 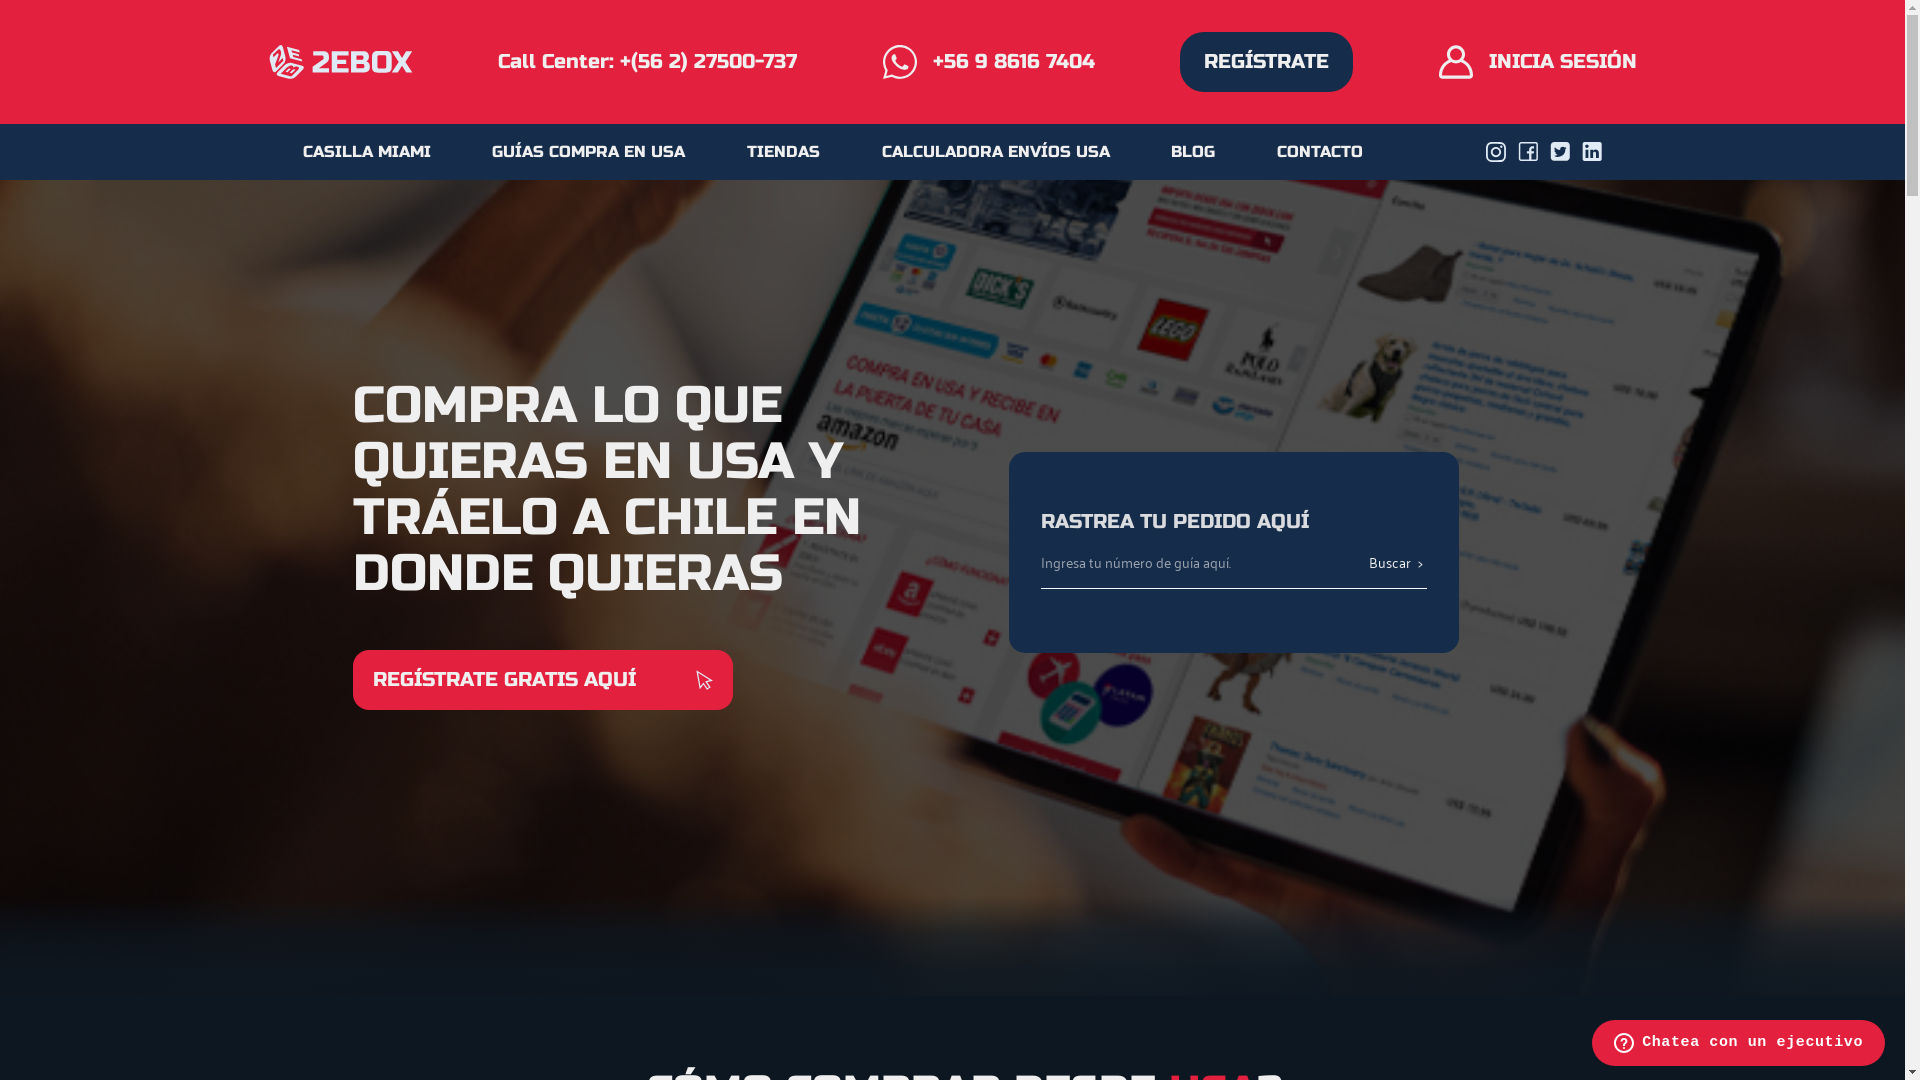 What do you see at coordinates (1193, 150) in the screenshot?
I see `'BLOG'` at bounding box center [1193, 150].